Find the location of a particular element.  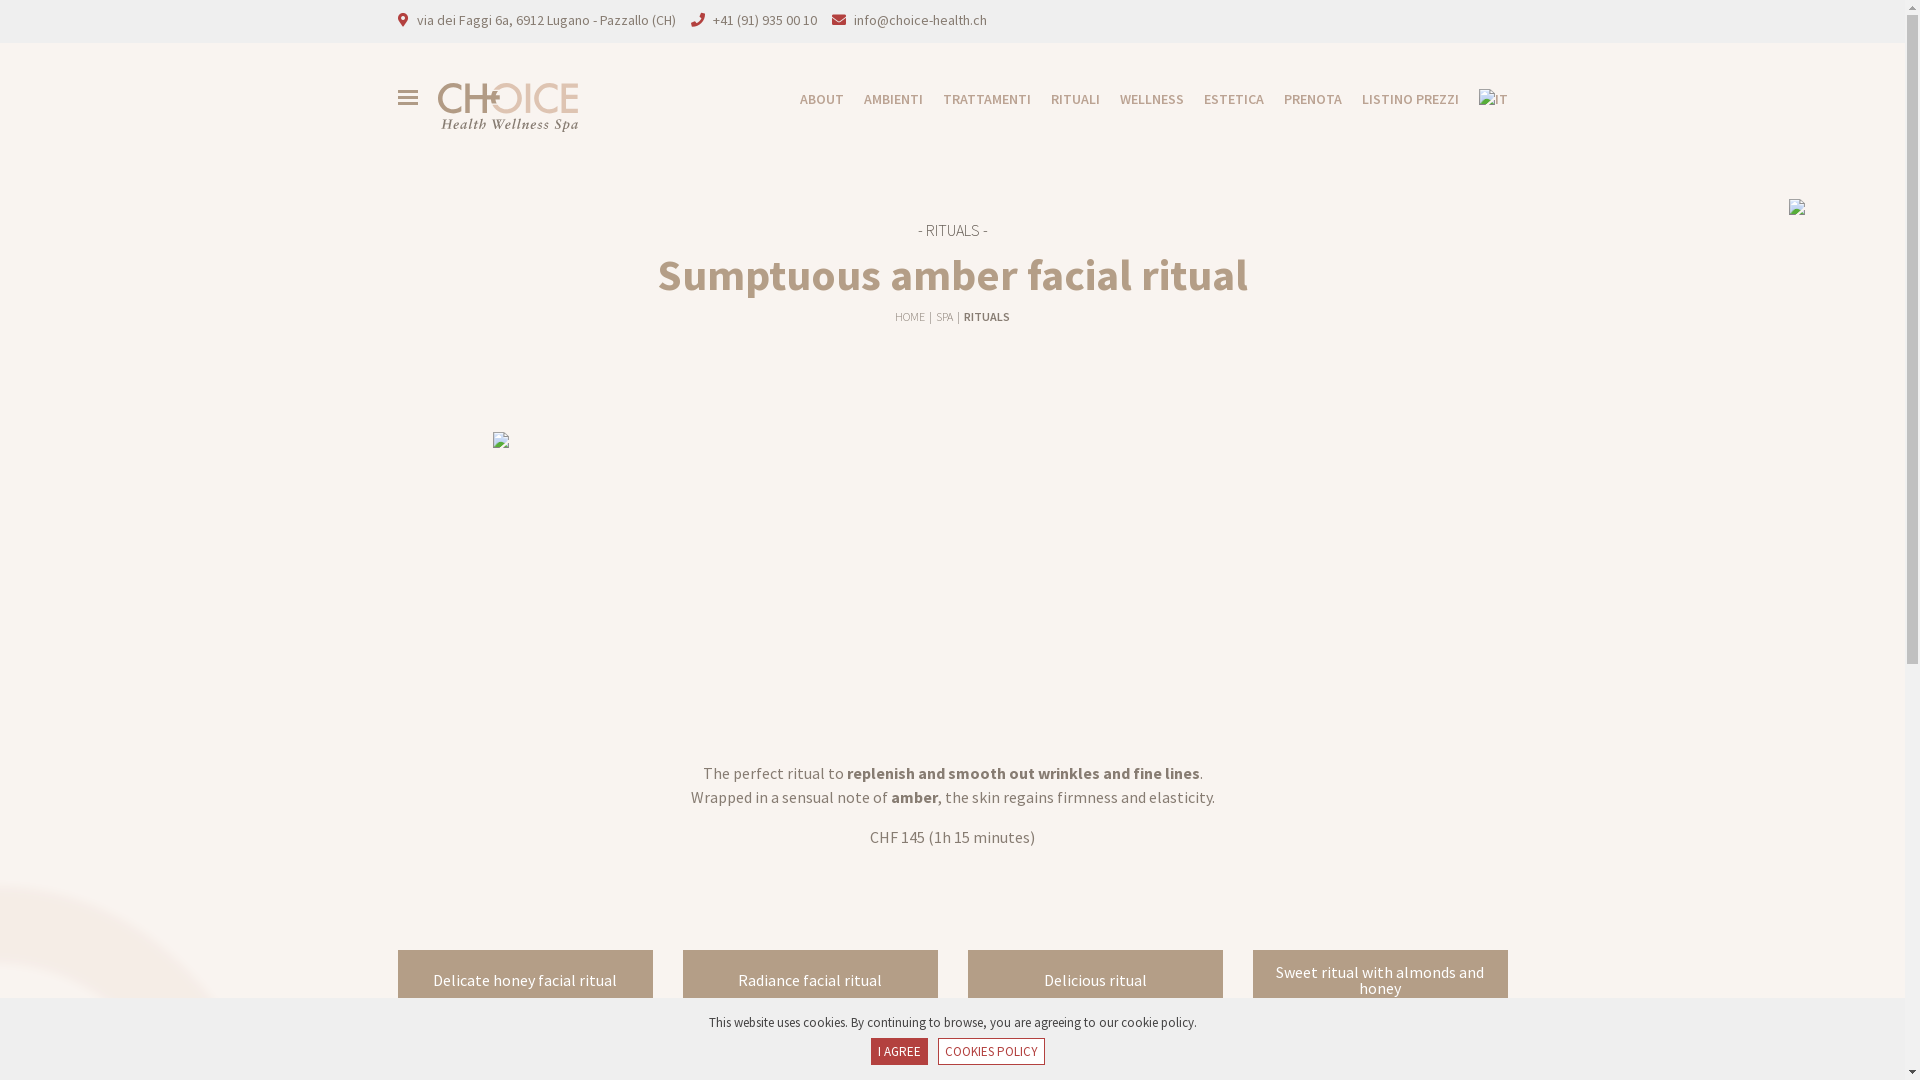

'ESTETICA' is located at coordinates (1223, 99).